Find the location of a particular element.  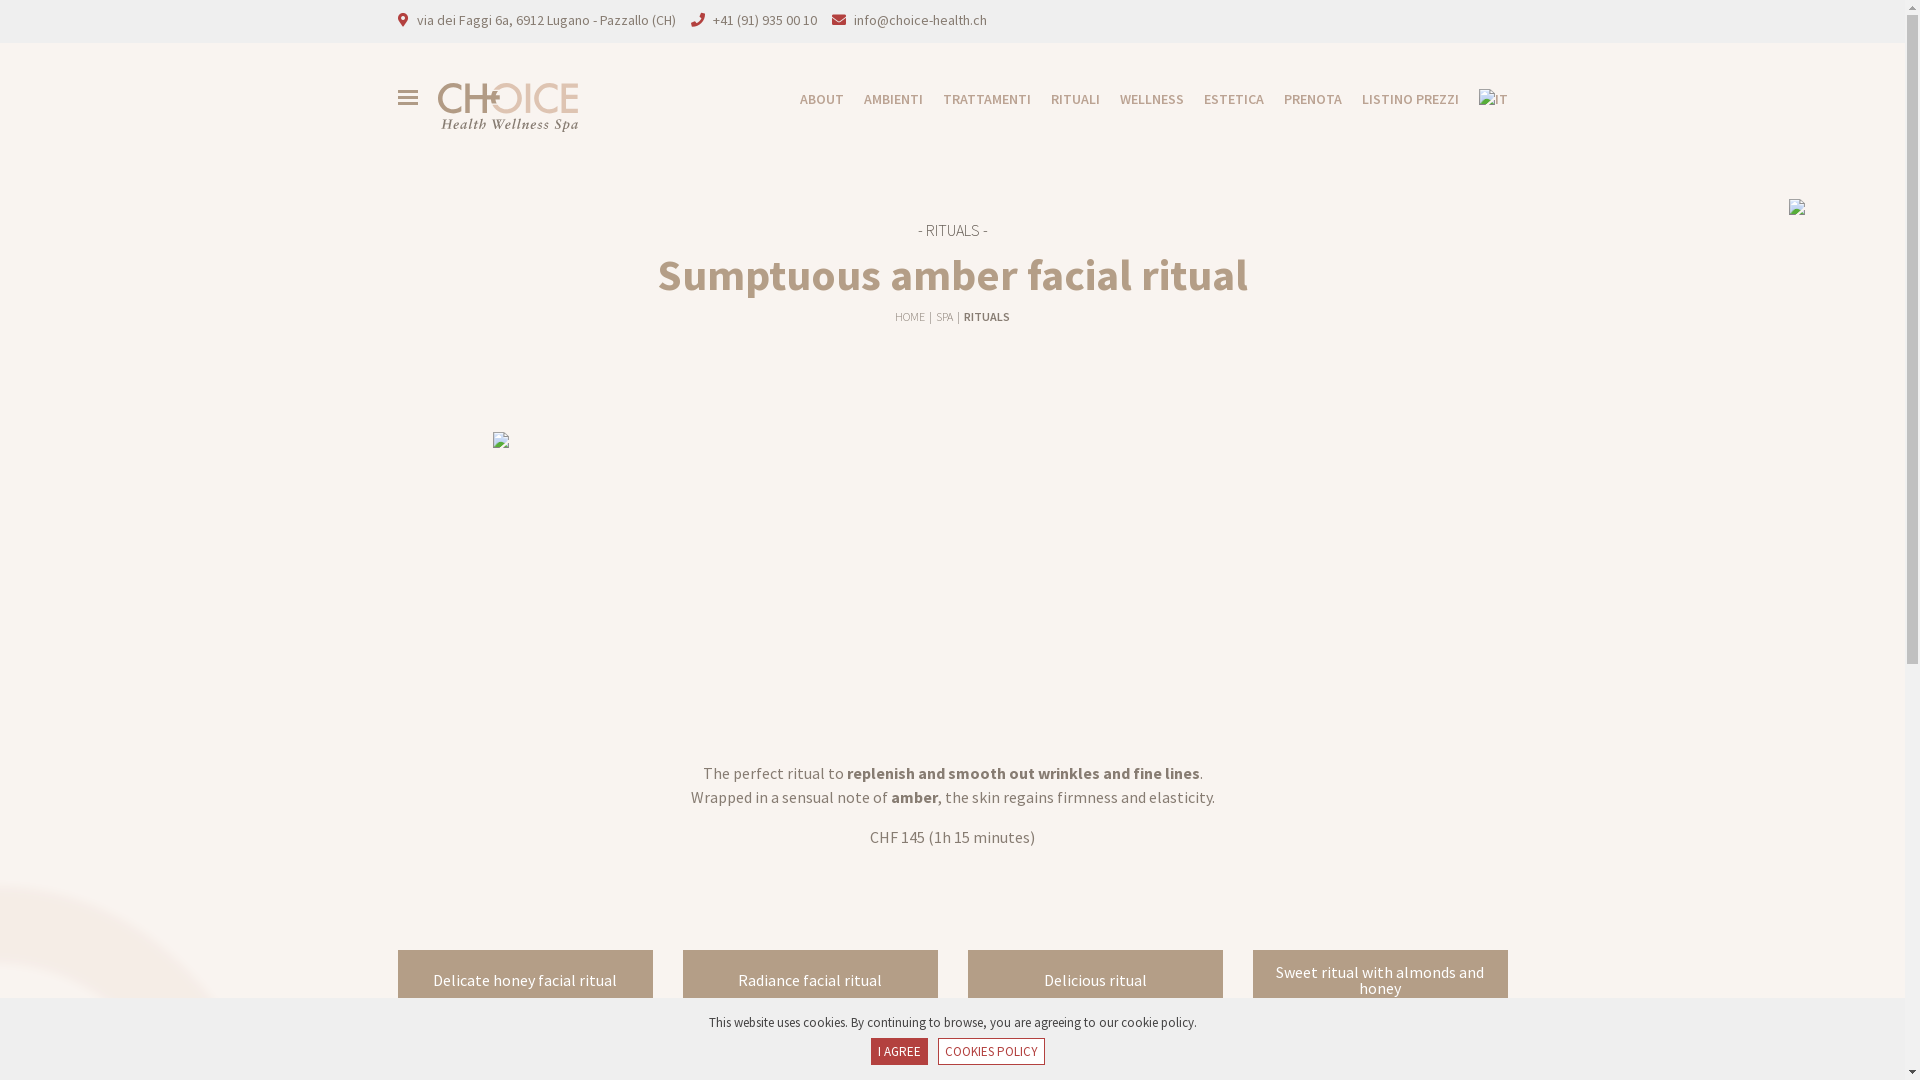

'ESTETICA' is located at coordinates (1223, 99).